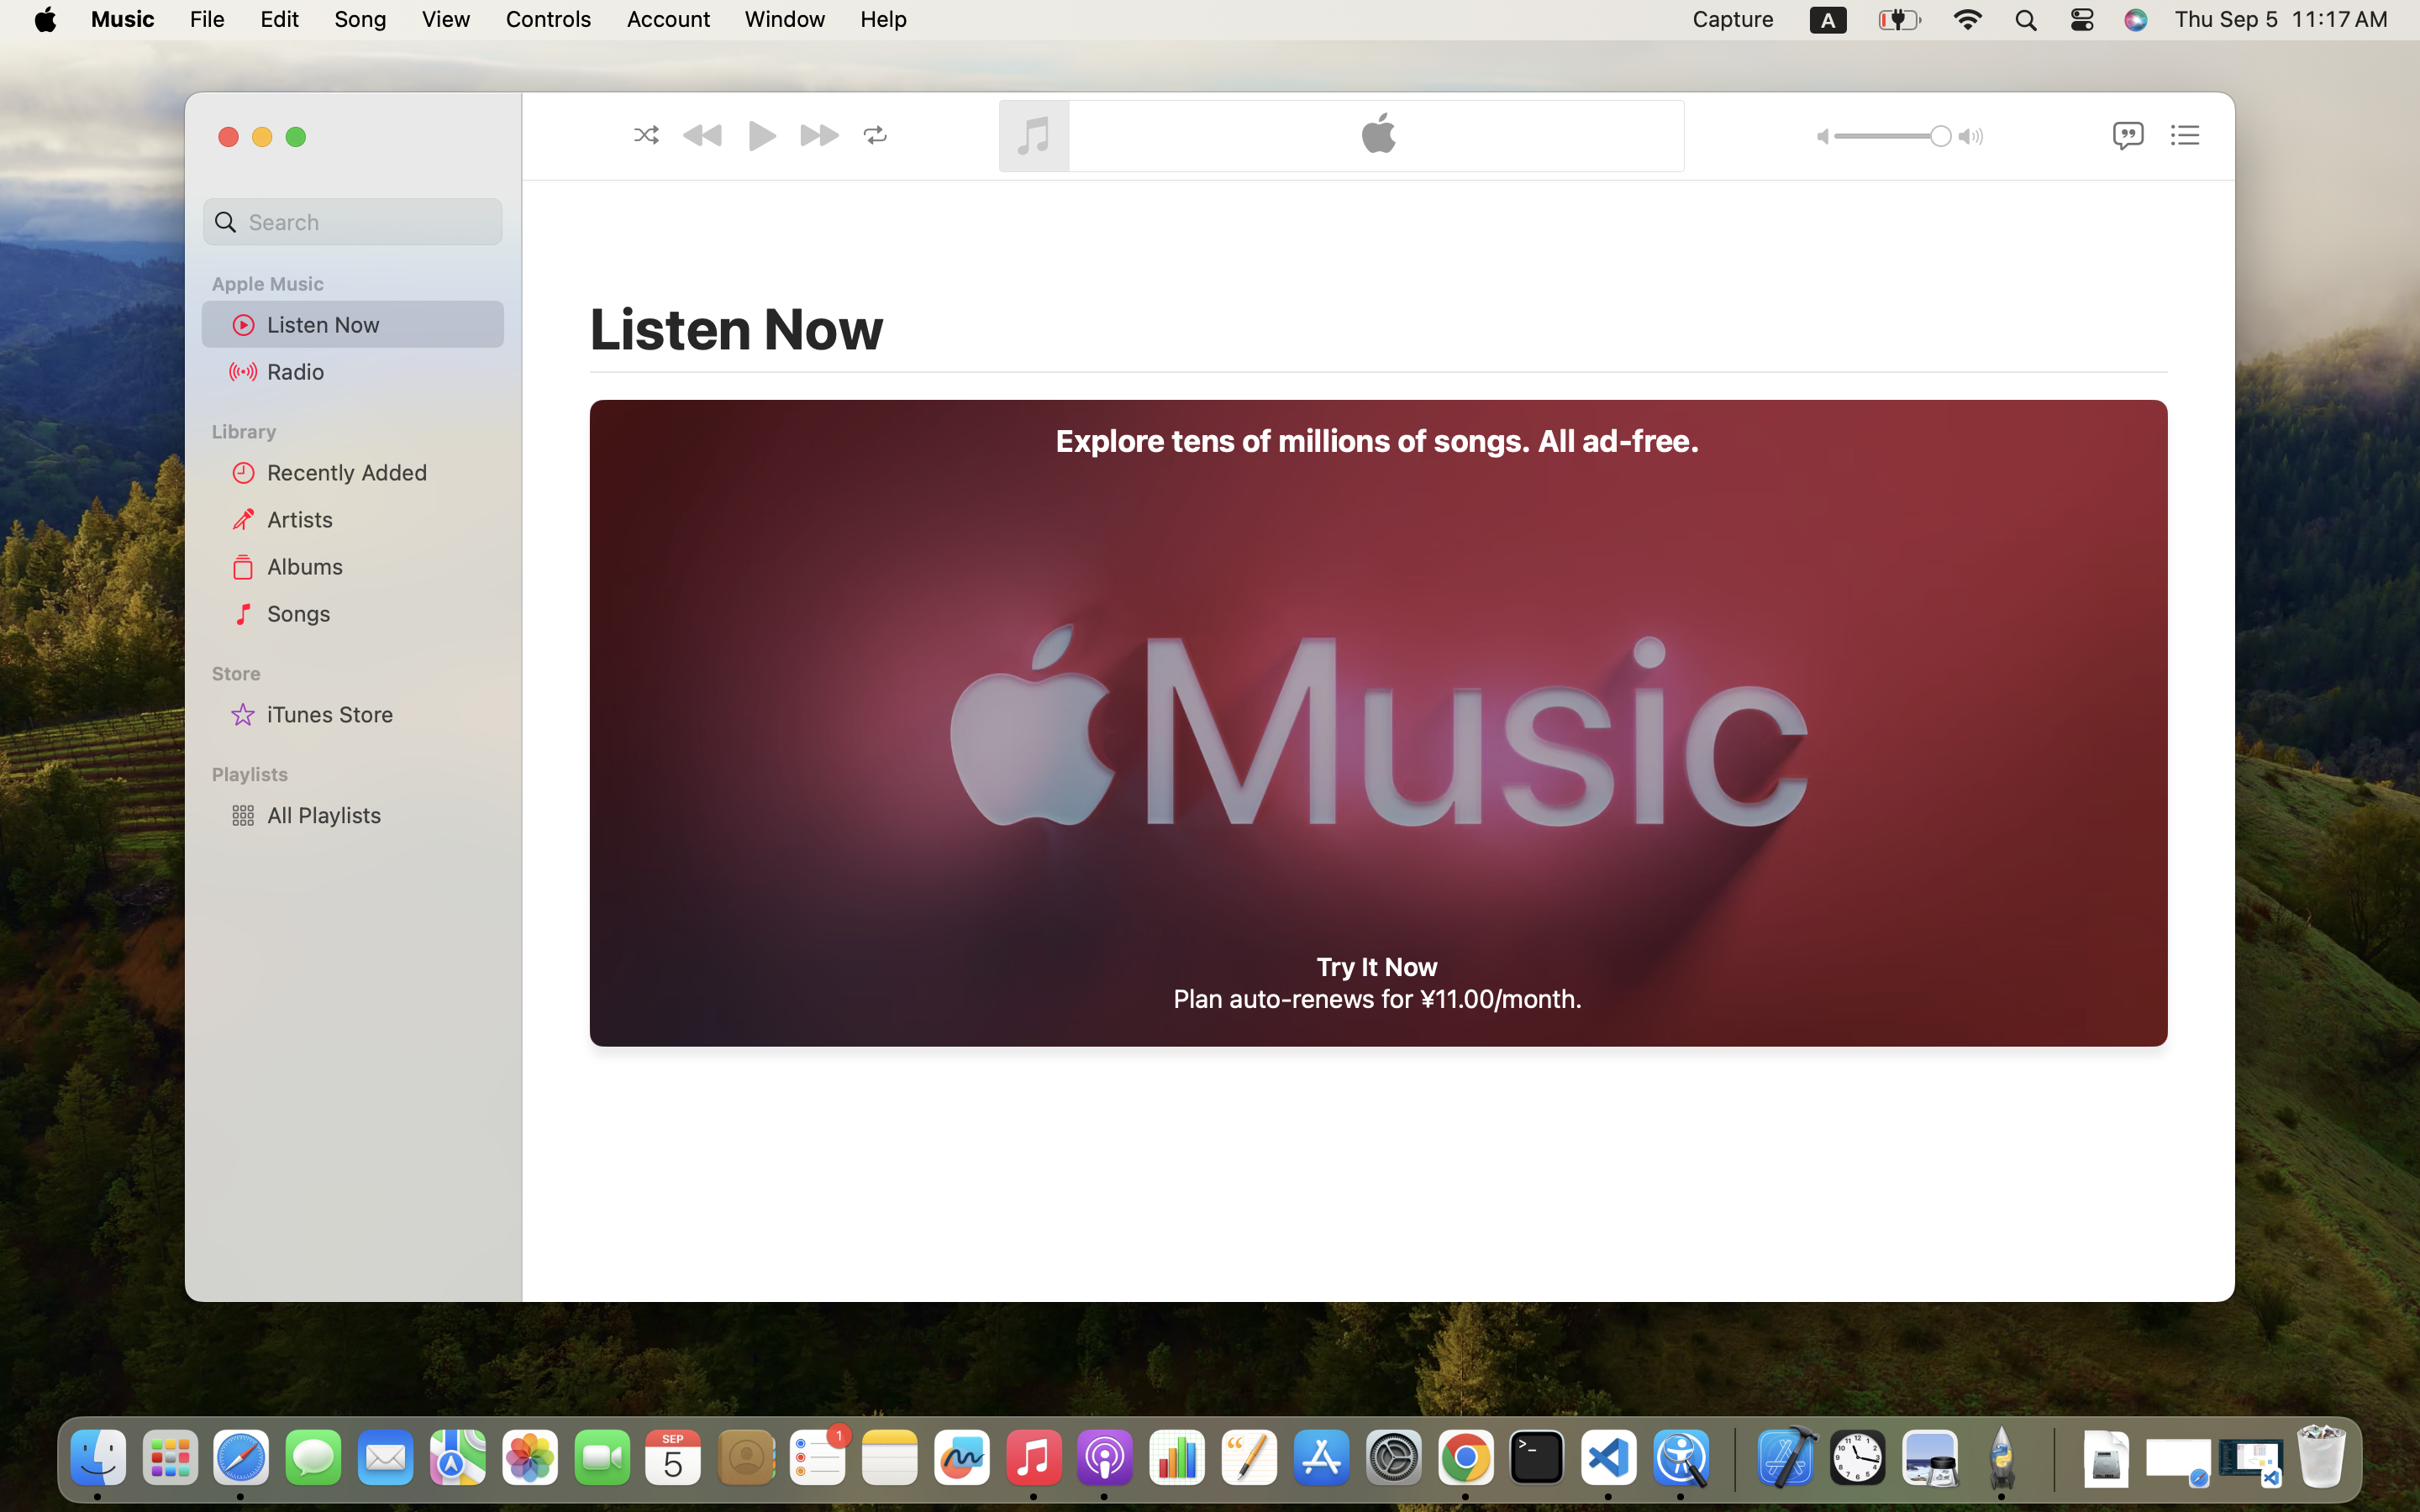 The width and height of the screenshot is (2420, 1512). I want to click on 'Artists', so click(379, 517).